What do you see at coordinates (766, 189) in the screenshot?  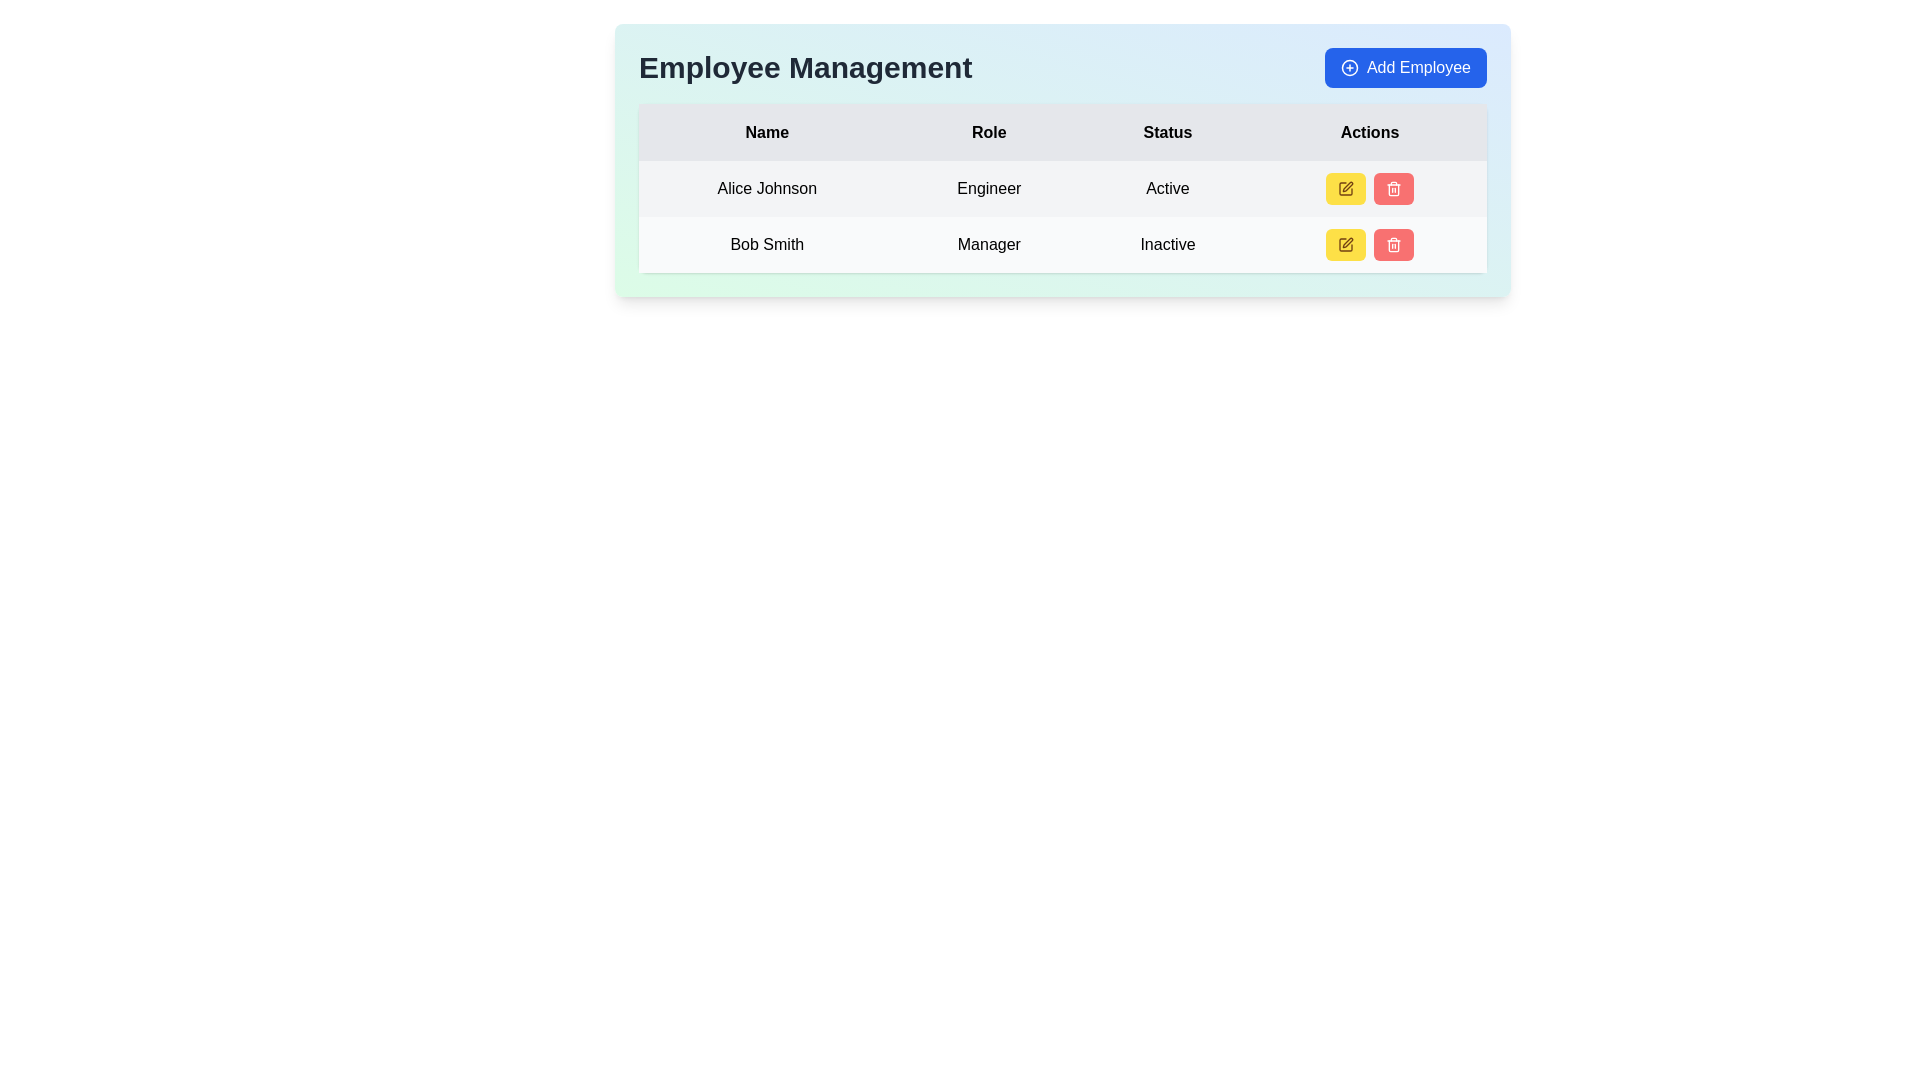 I see `the text label displaying 'Alice Johnson' in the first row of the employee management table under the 'Name' column` at bounding box center [766, 189].